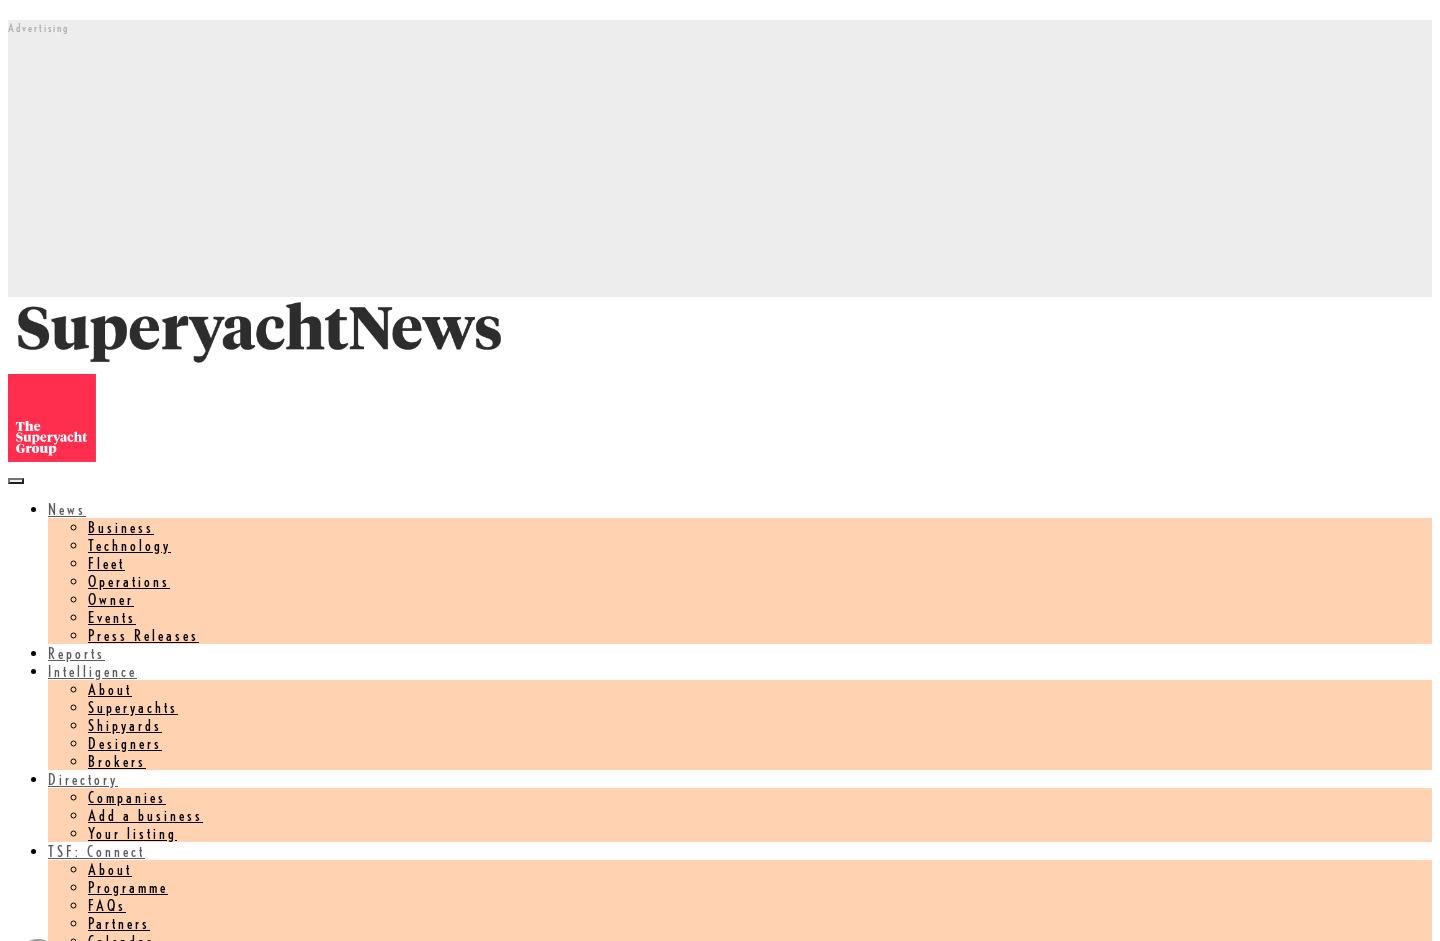 Image resolution: width=1440 pixels, height=941 pixels. Describe the element at coordinates (37, 27) in the screenshot. I see `'Advertising'` at that location.